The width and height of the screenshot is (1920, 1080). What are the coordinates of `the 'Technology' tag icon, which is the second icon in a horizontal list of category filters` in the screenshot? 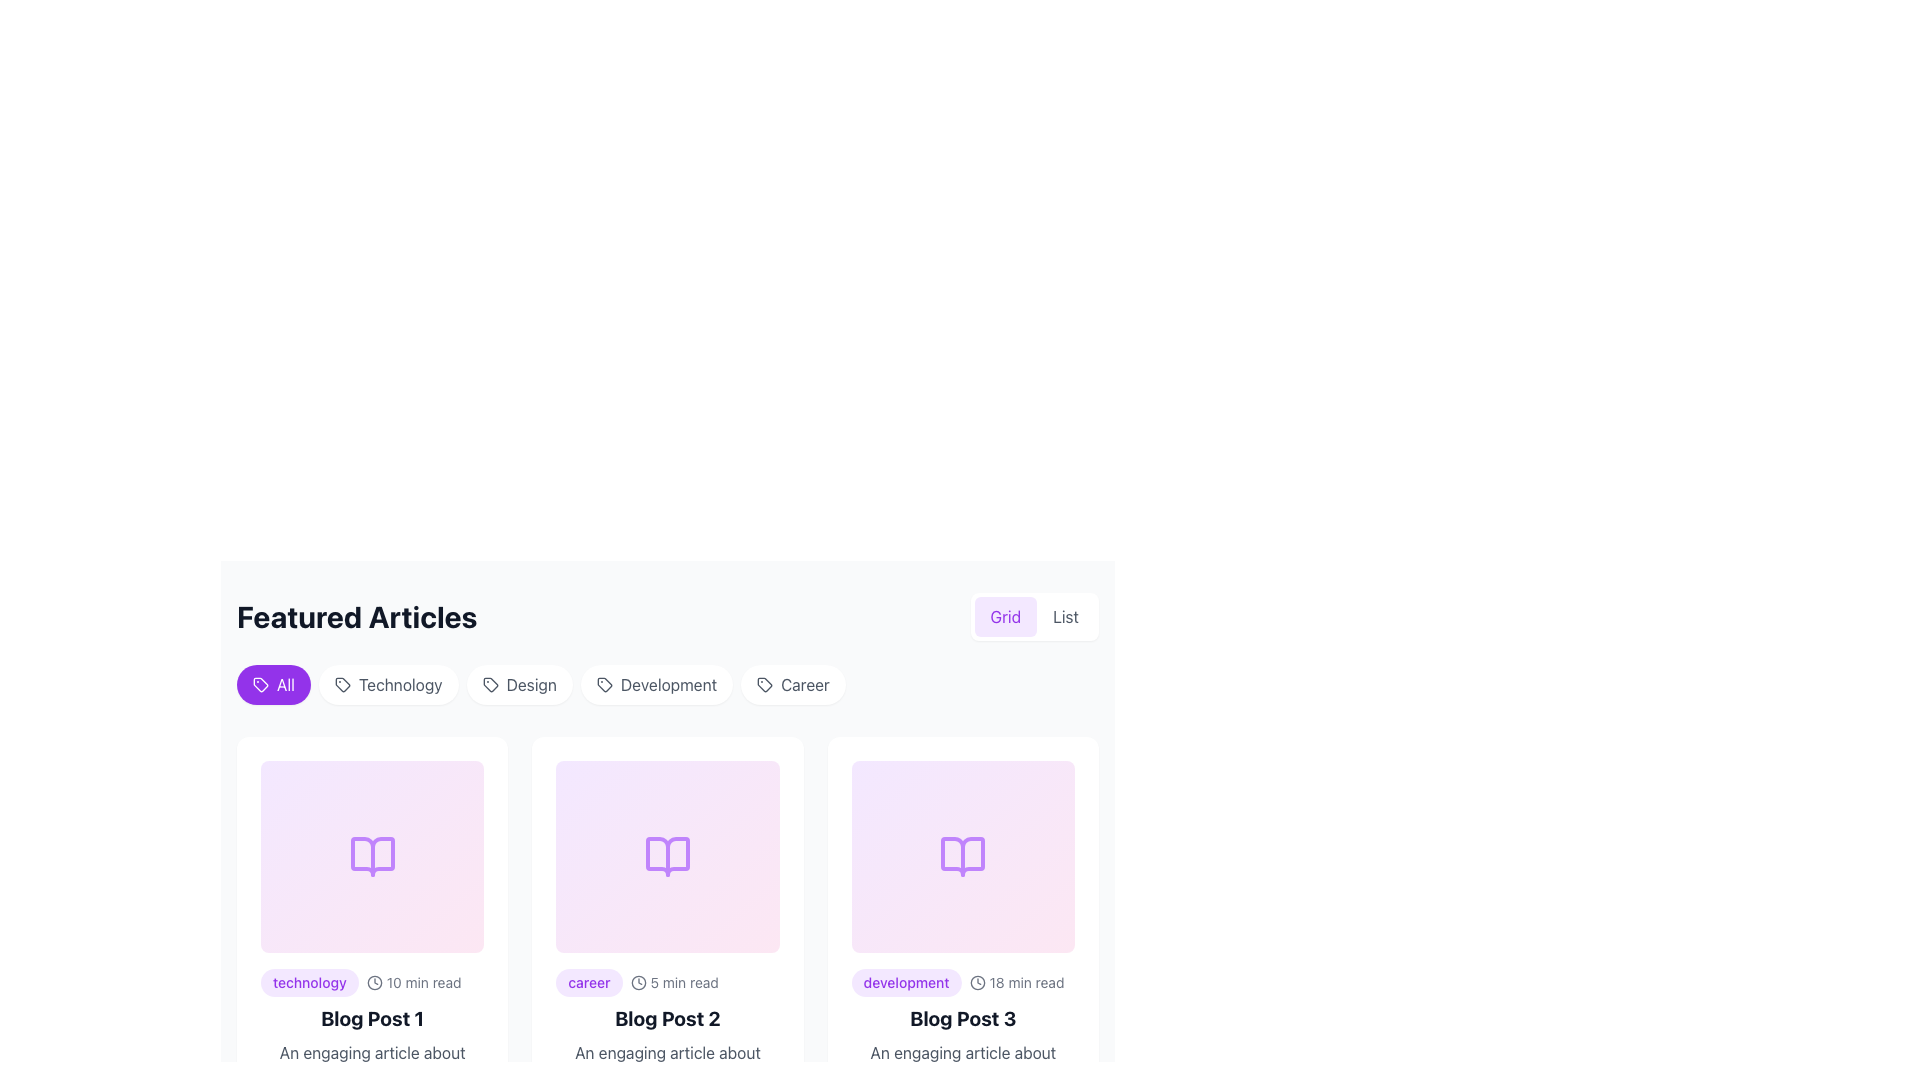 It's located at (342, 684).